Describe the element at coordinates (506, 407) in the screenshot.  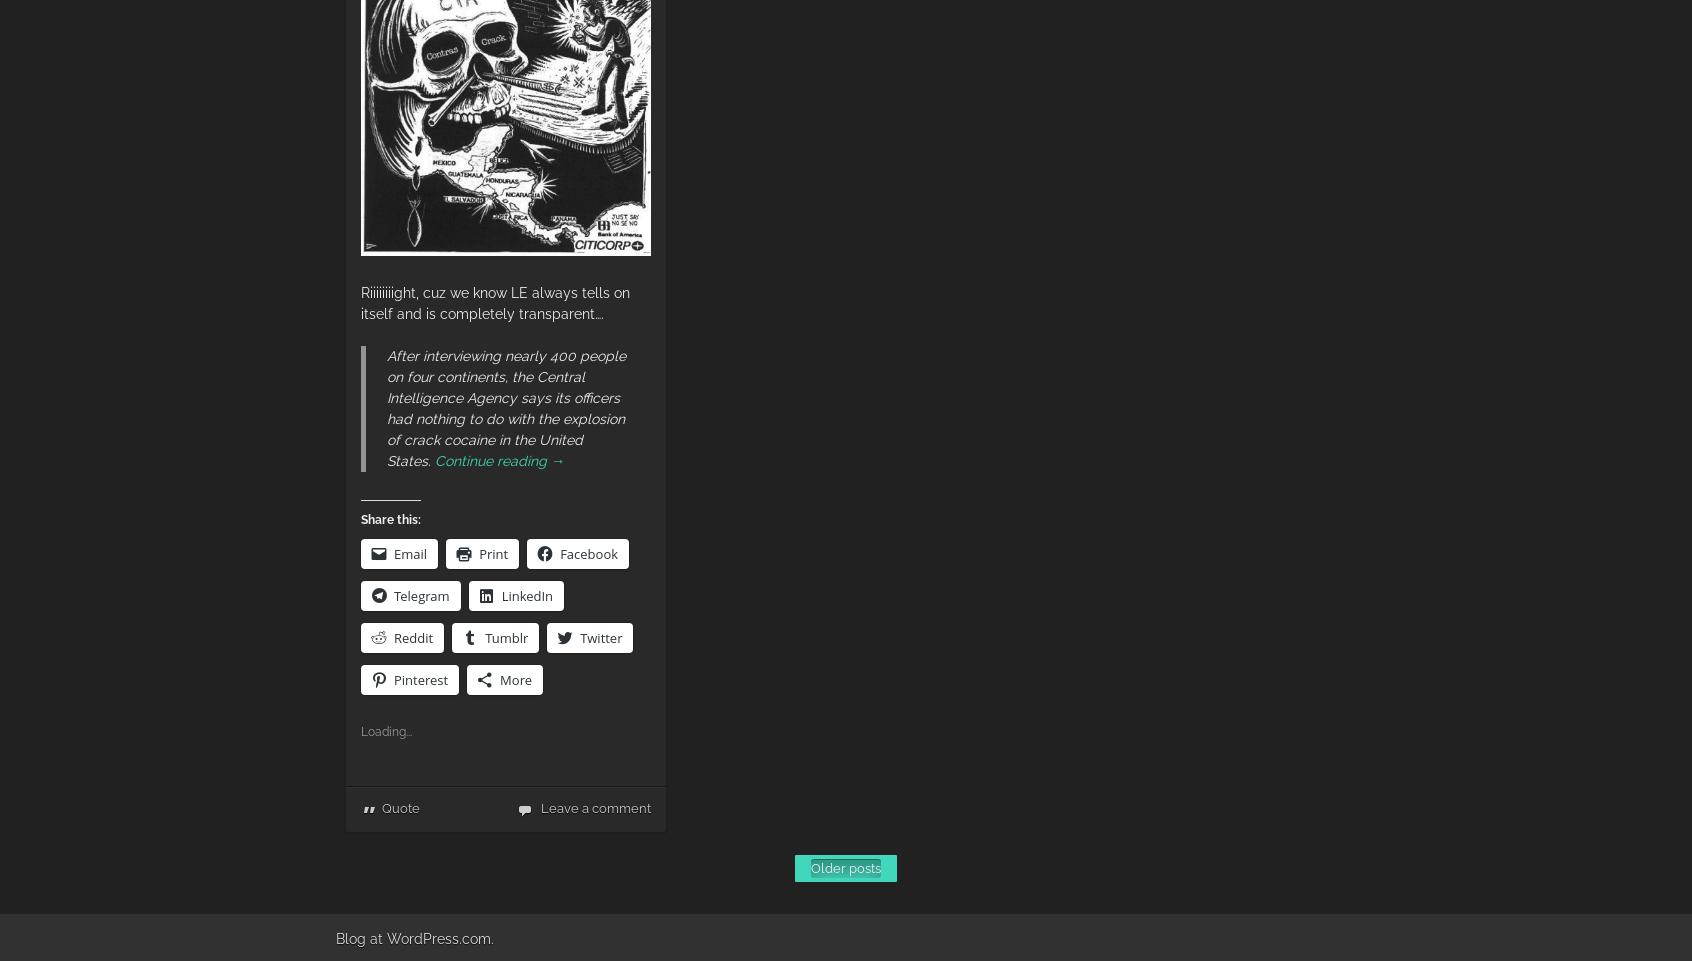
I see `'After interviewing nearly 400 people on four continents, the Central Intelligence Agency says its officers had nothing to do with the explosion of crack cocaine in the United States.'` at that location.